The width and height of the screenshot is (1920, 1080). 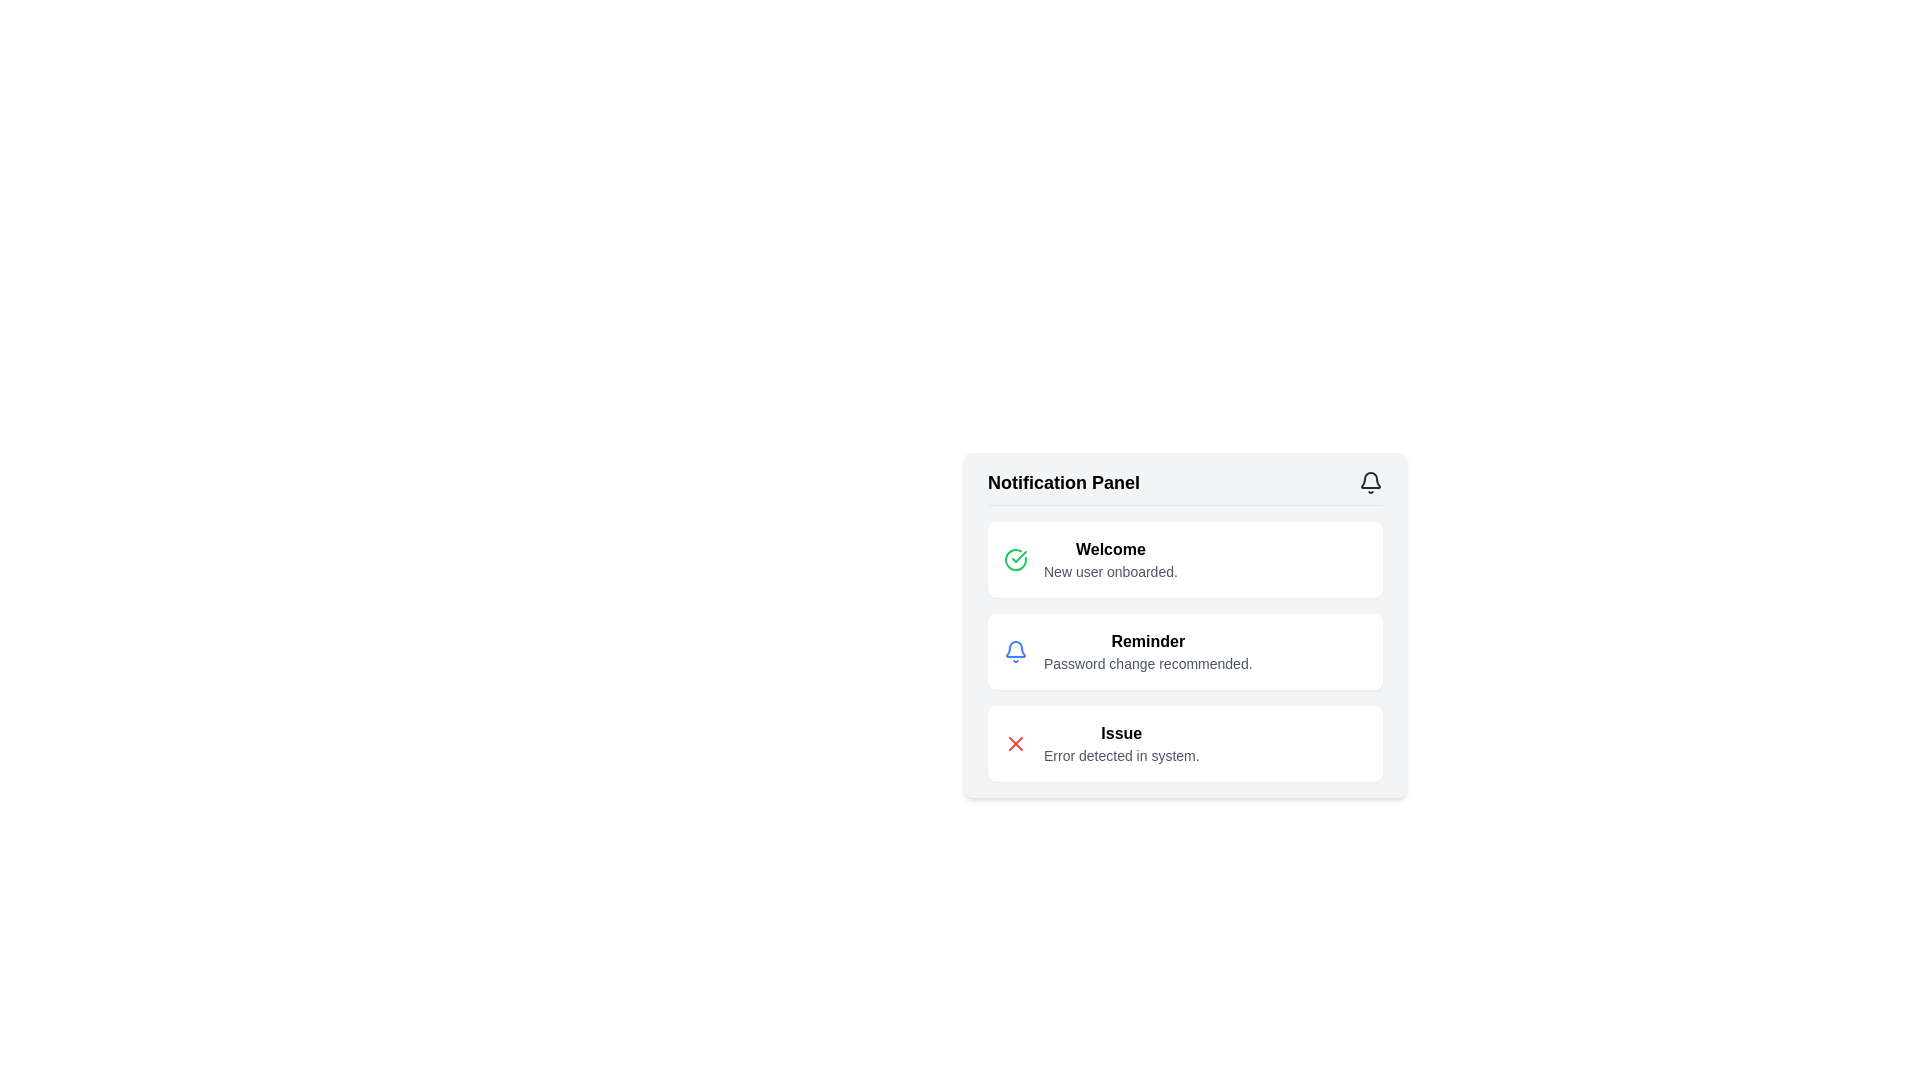 I want to click on the small red 'X' icon rendered with thin strokes, which is located in the Issue notification card of the Notification Panel, positioned to the left of the 'Issue' text, so click(x=1016, y=744).